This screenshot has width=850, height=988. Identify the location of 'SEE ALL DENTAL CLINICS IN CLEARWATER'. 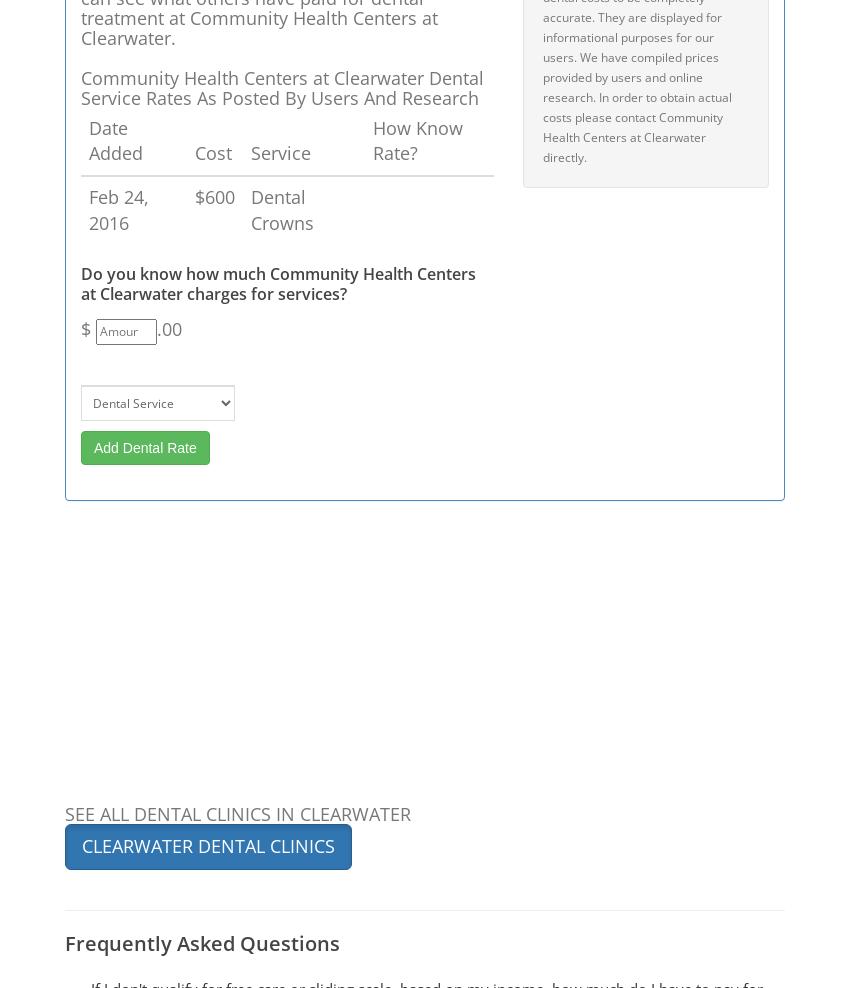
(238, 814).